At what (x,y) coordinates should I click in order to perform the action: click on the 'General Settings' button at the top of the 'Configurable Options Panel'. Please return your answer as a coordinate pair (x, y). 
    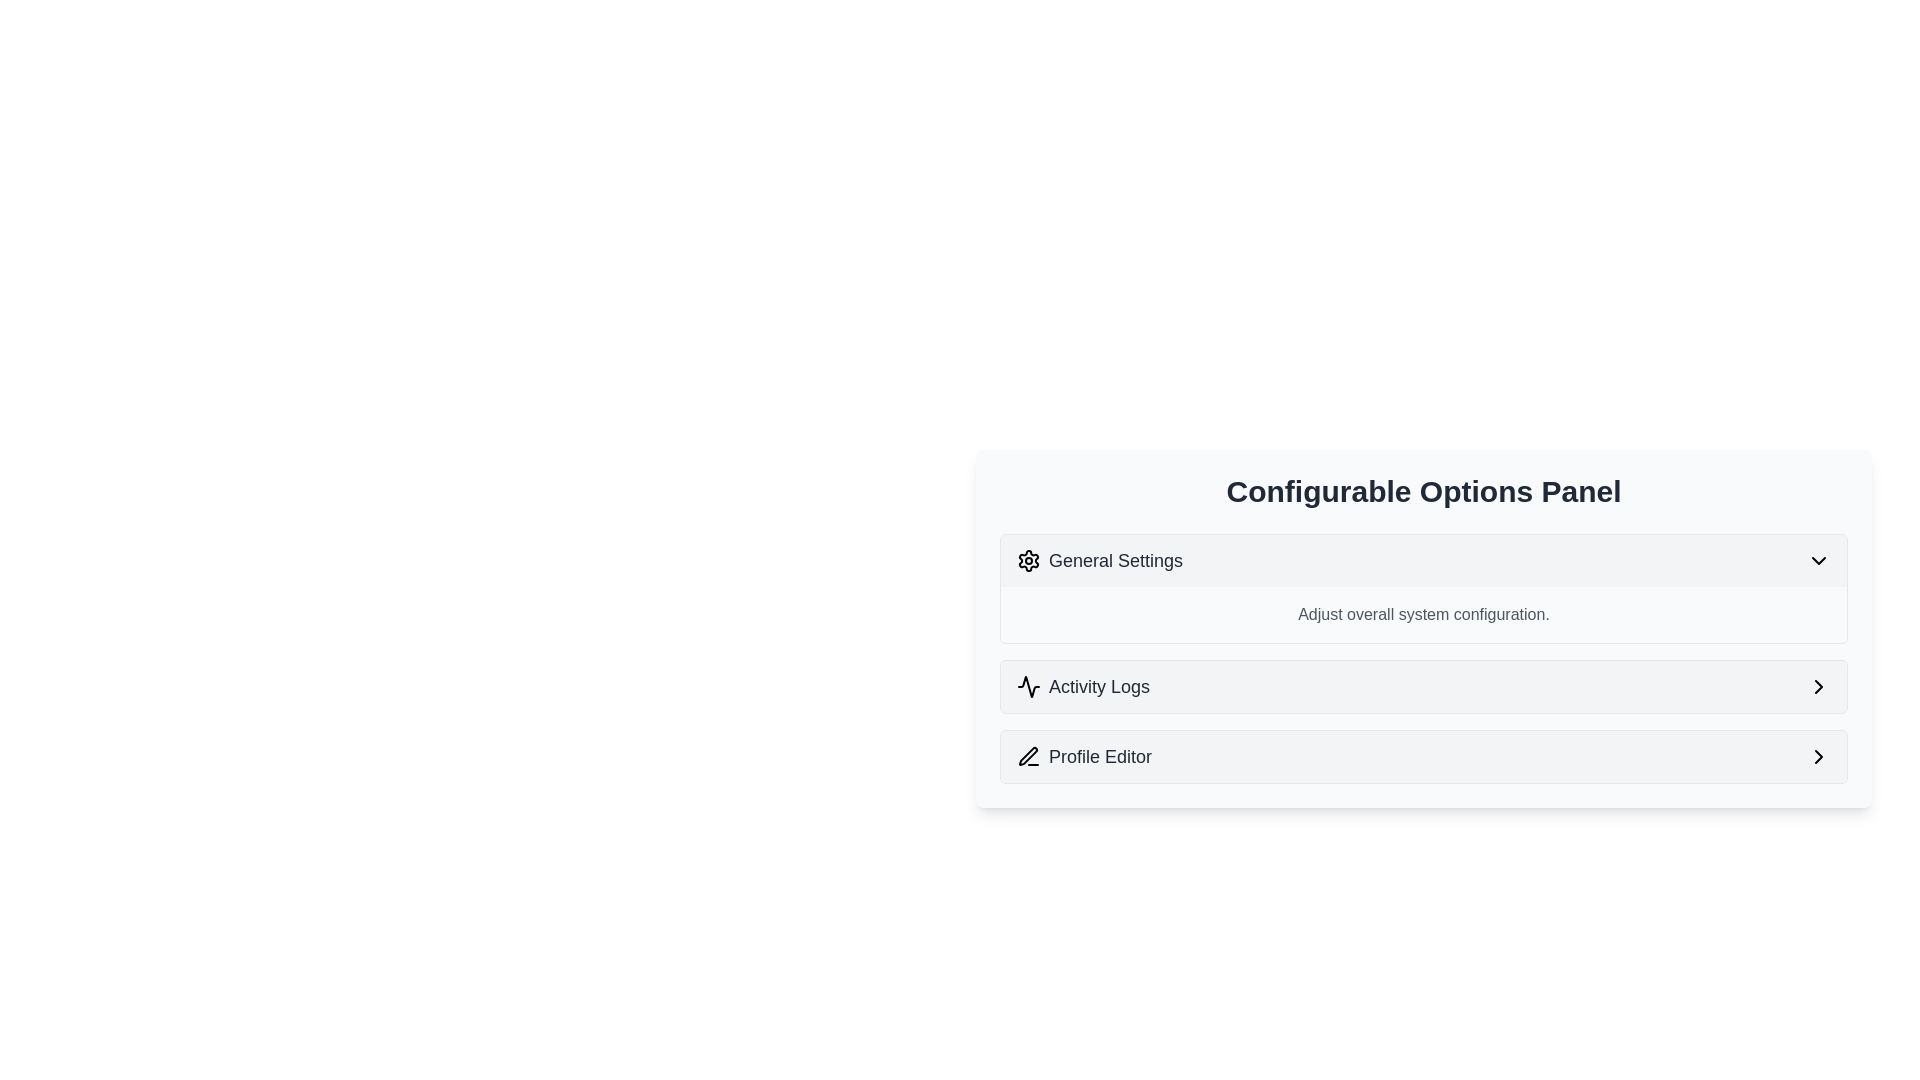
    Looking at the image, I should click on (1423, 560).